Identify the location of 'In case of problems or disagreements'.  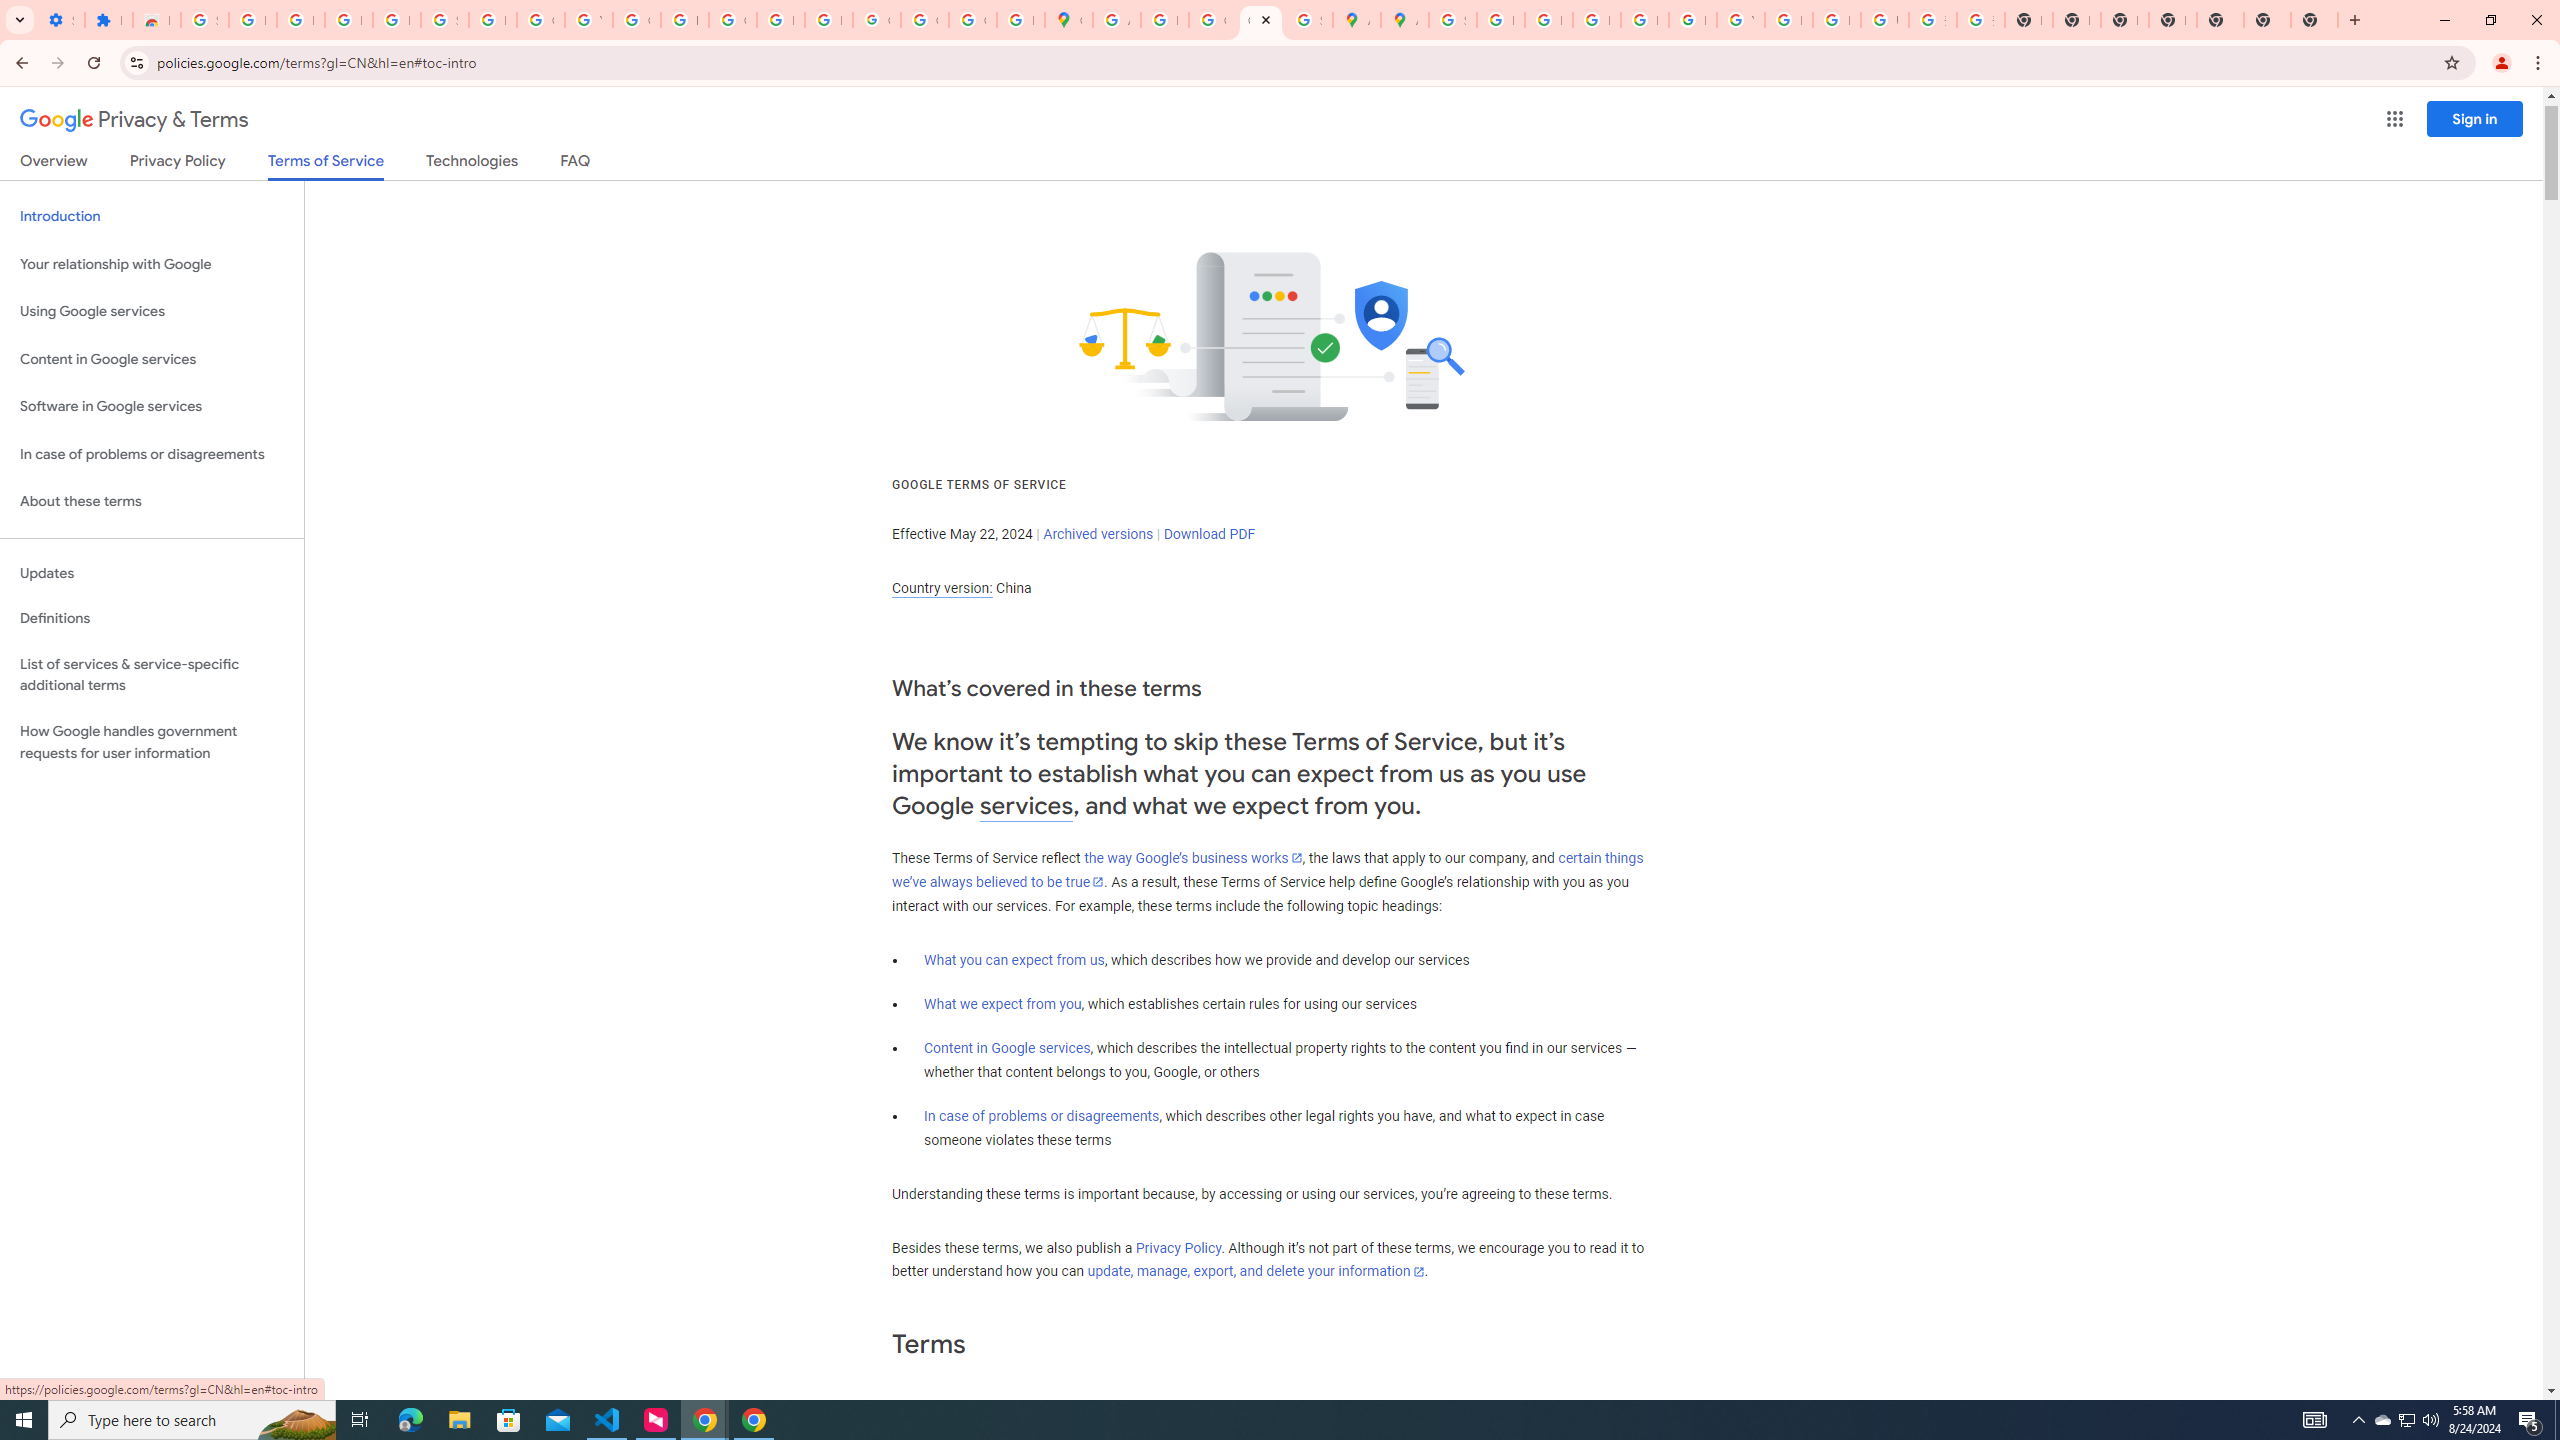
(1040, 1115).